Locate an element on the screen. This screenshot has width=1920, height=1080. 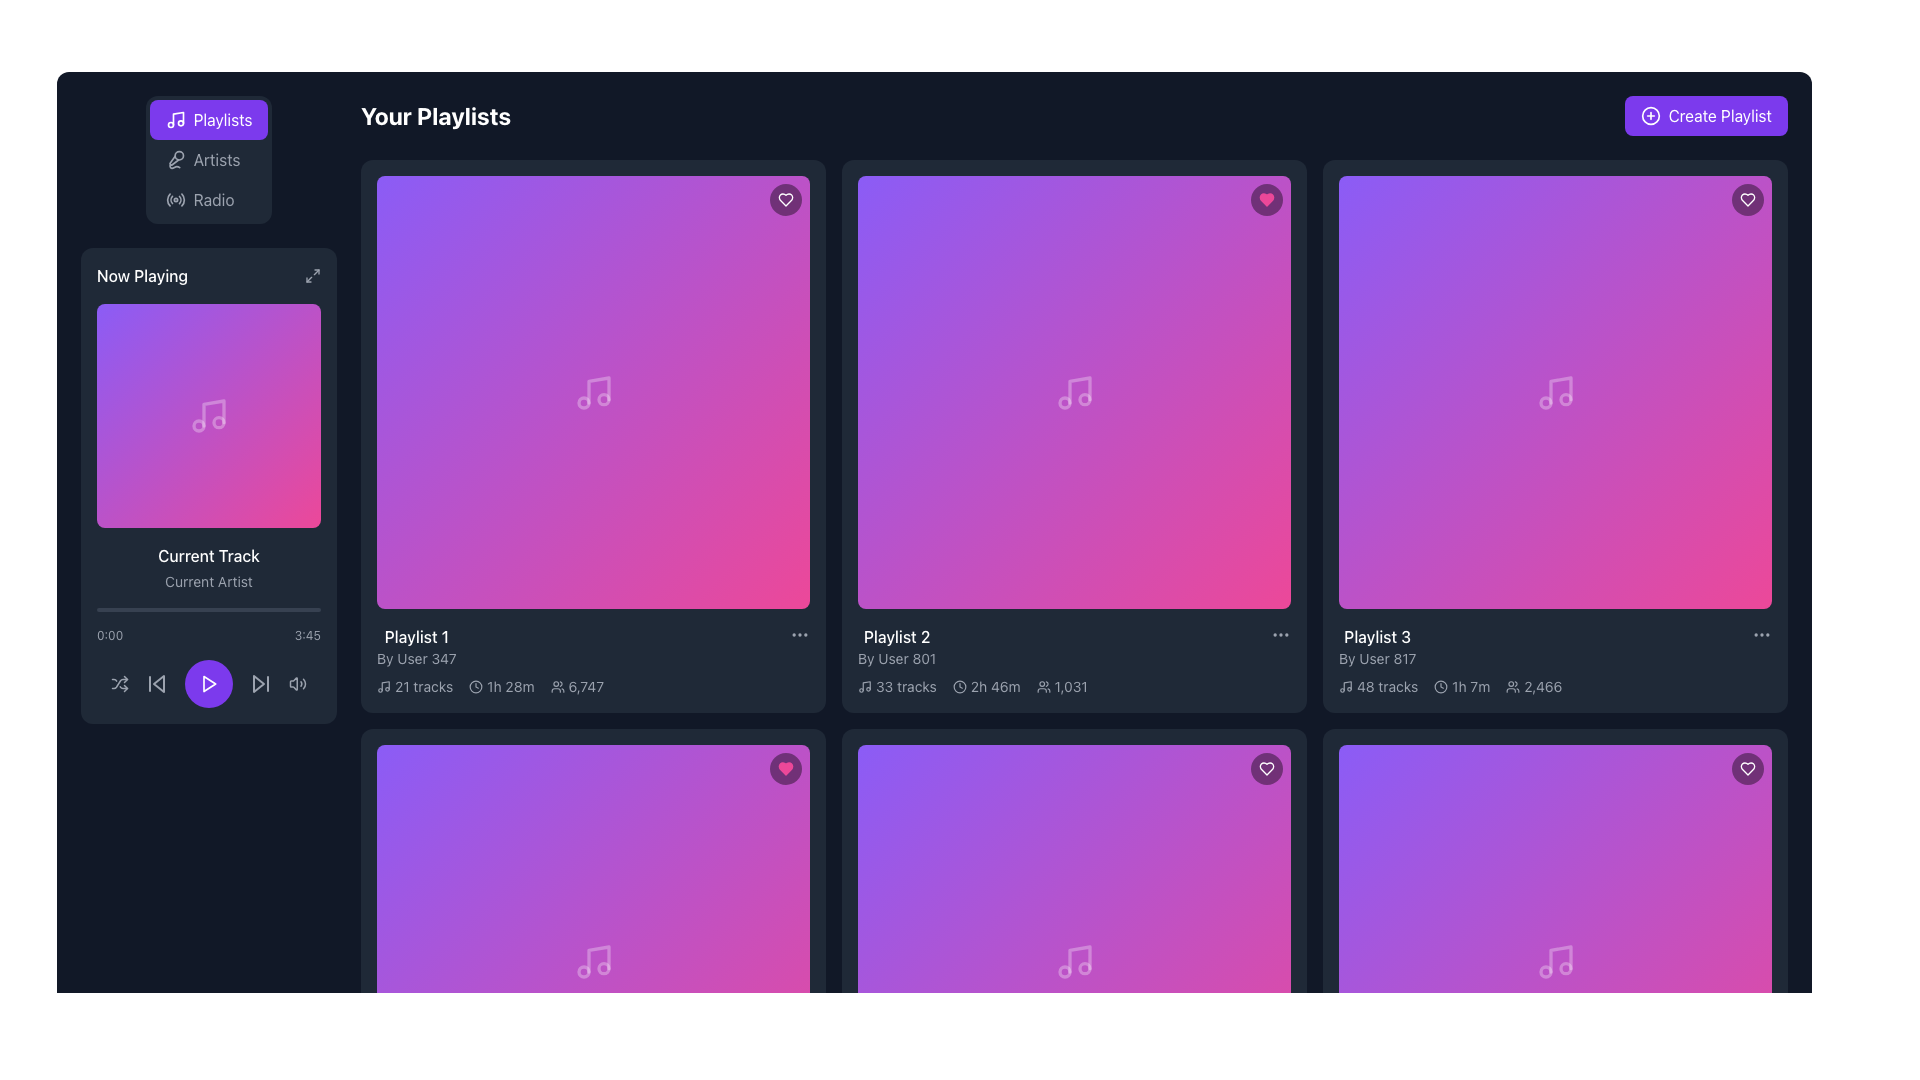
the vibrant violet 'Create Playlist' button with a plus symbol icon located in the top-right corner of the interface to create a new playlist is located at coordinates (1705, 115).